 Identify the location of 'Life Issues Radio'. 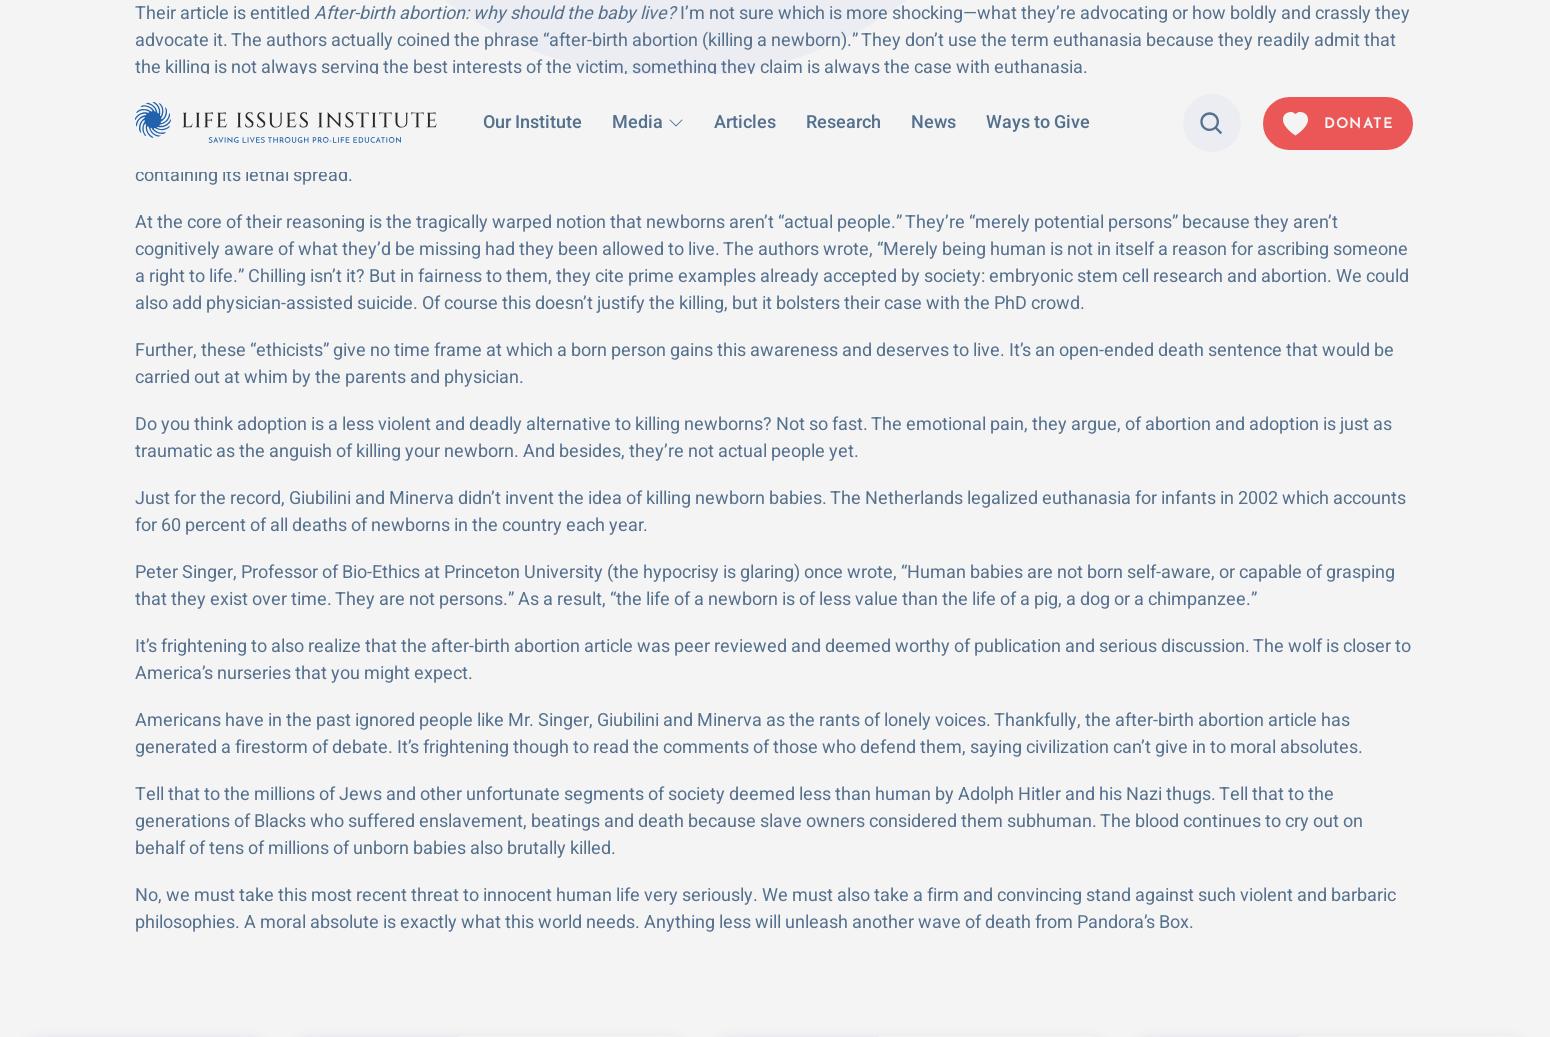
(743, 706).